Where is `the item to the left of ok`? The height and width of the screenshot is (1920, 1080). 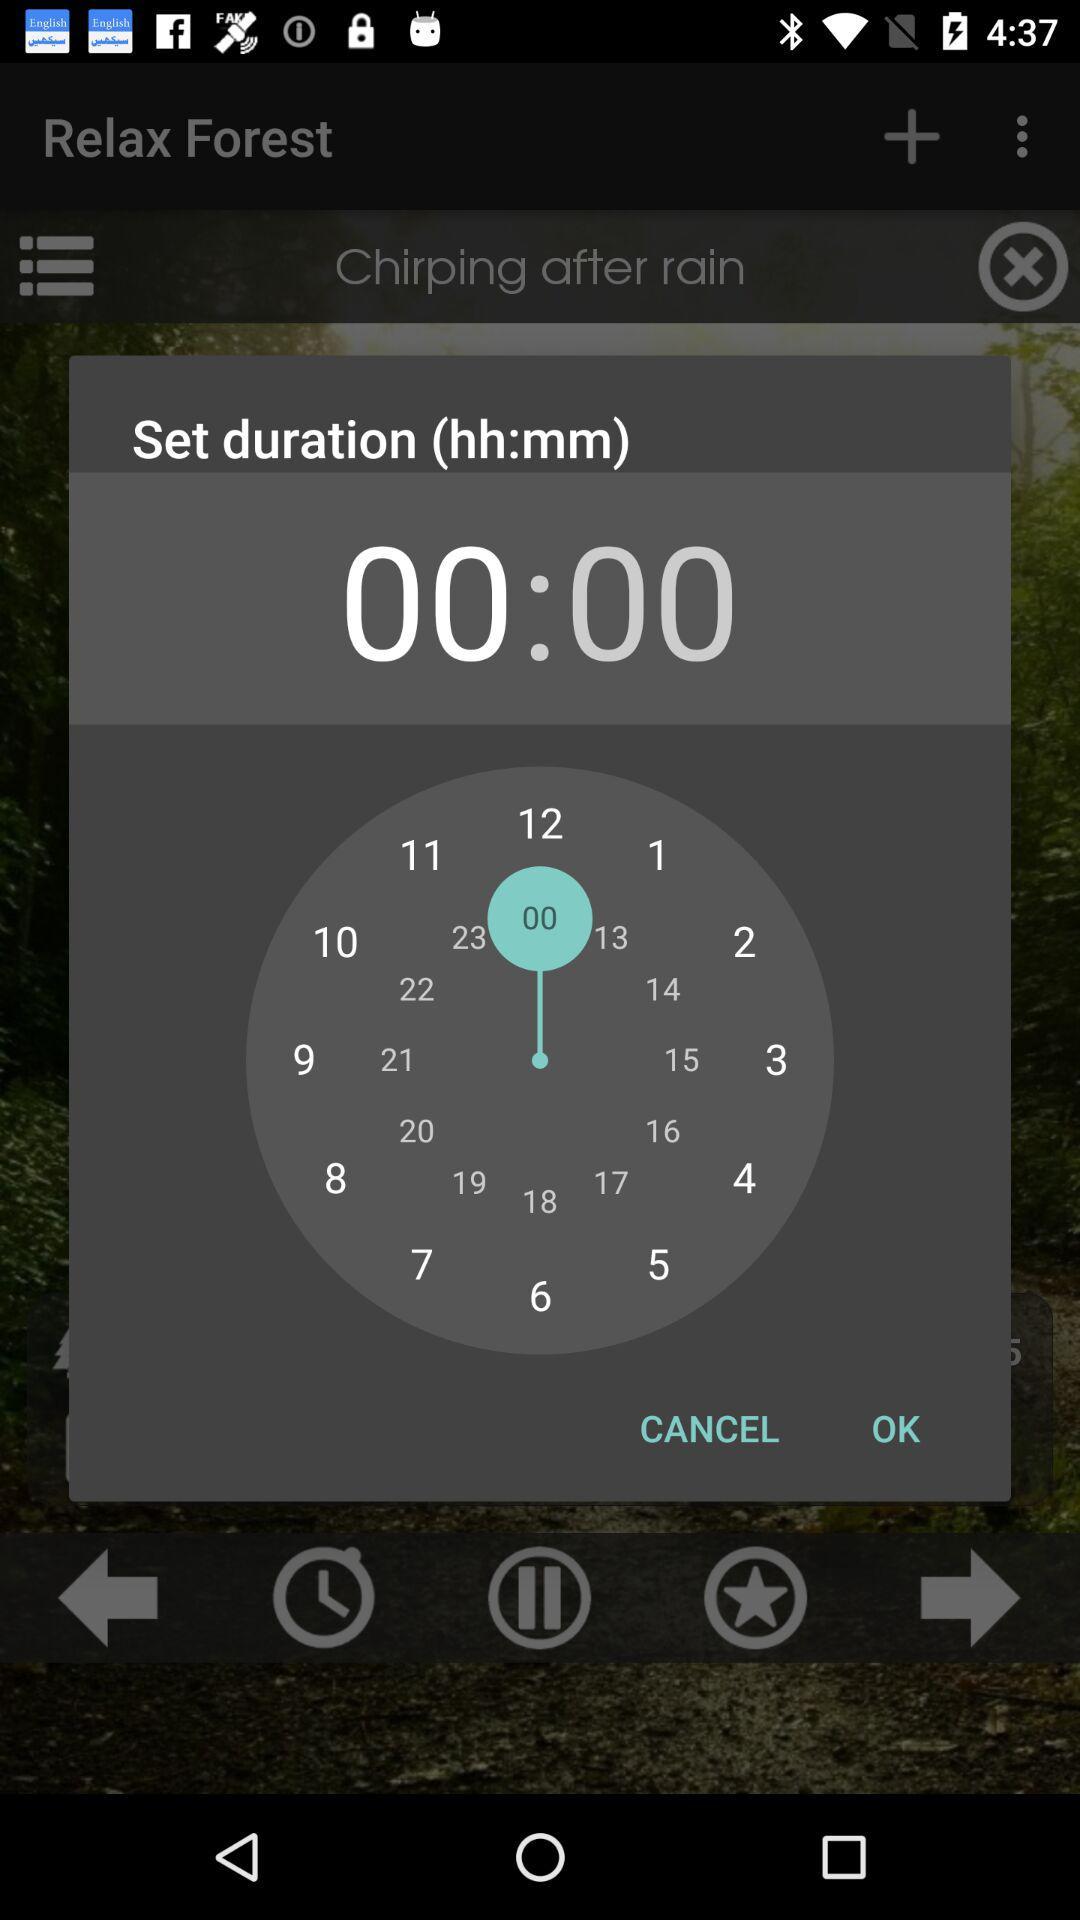 the item to the left of ok is located at coordinates (708, 1427).